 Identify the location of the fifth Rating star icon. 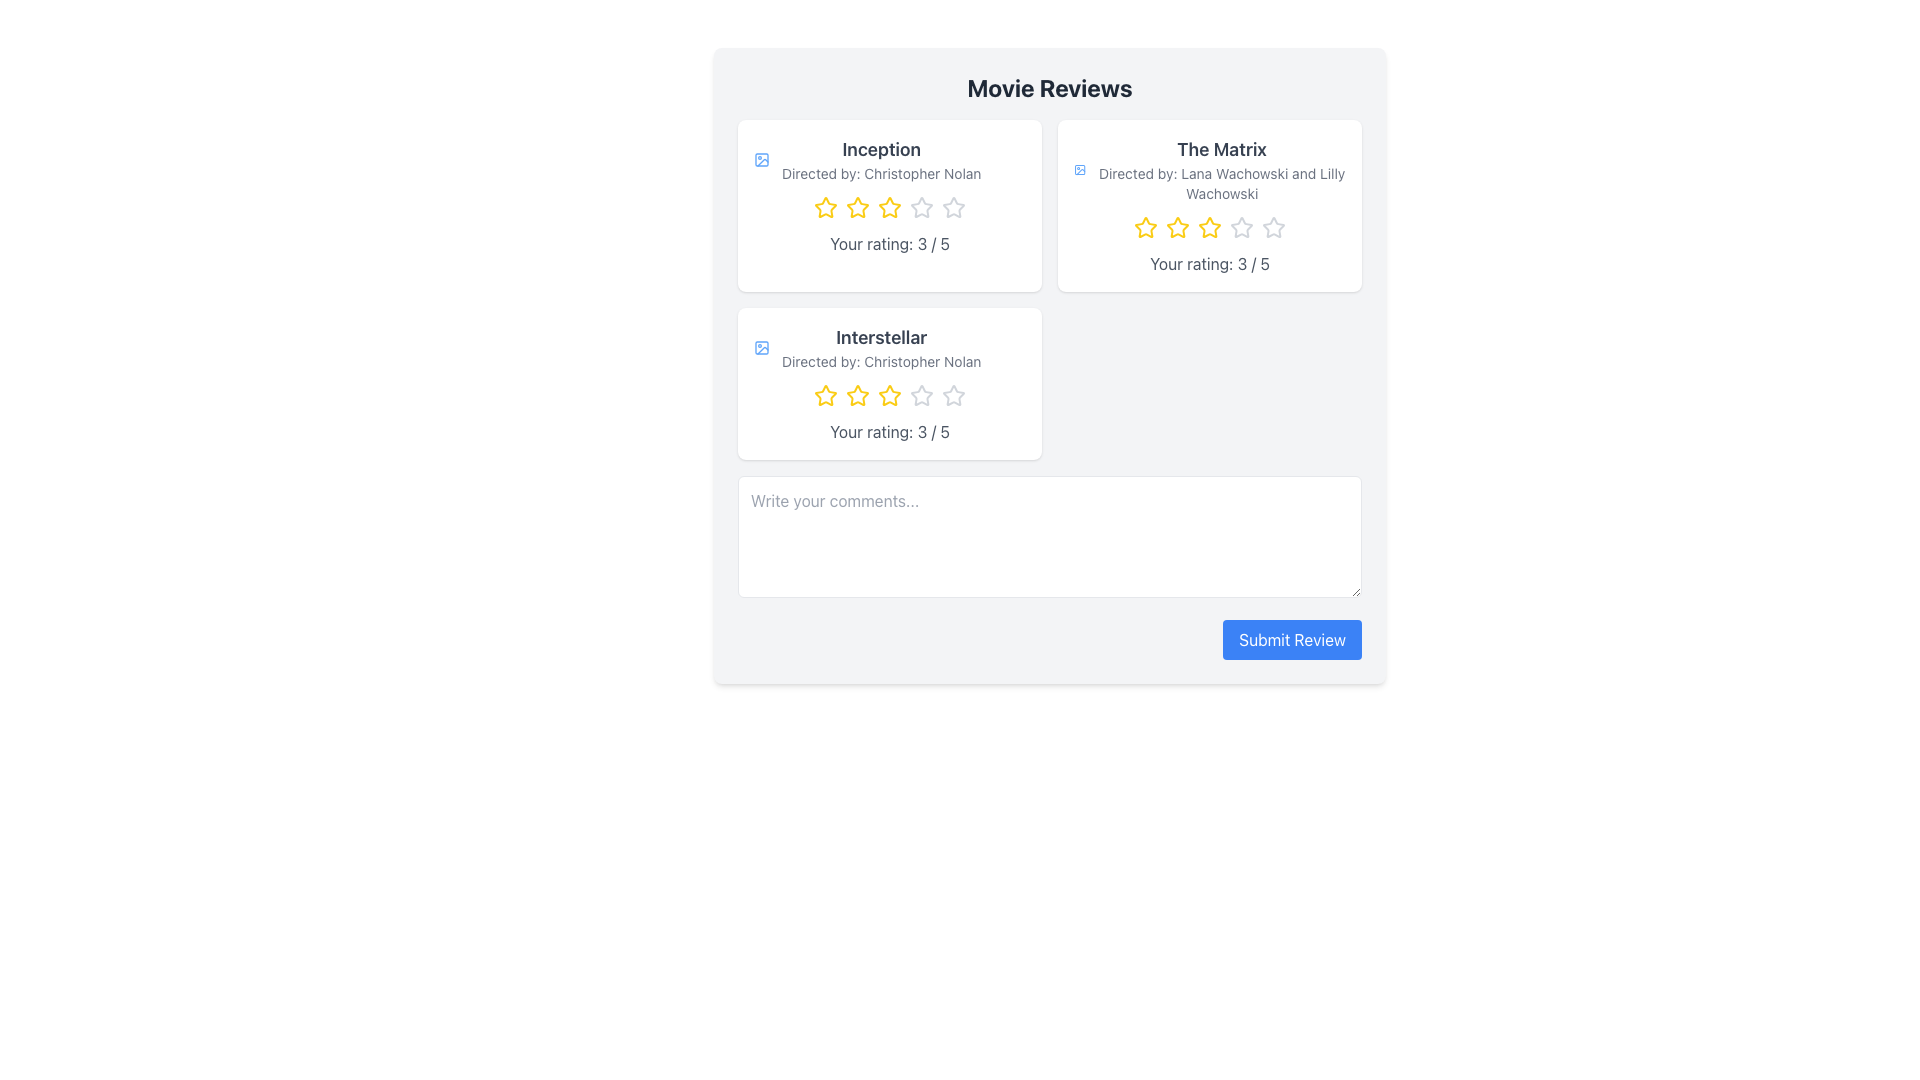
(1272, 226).